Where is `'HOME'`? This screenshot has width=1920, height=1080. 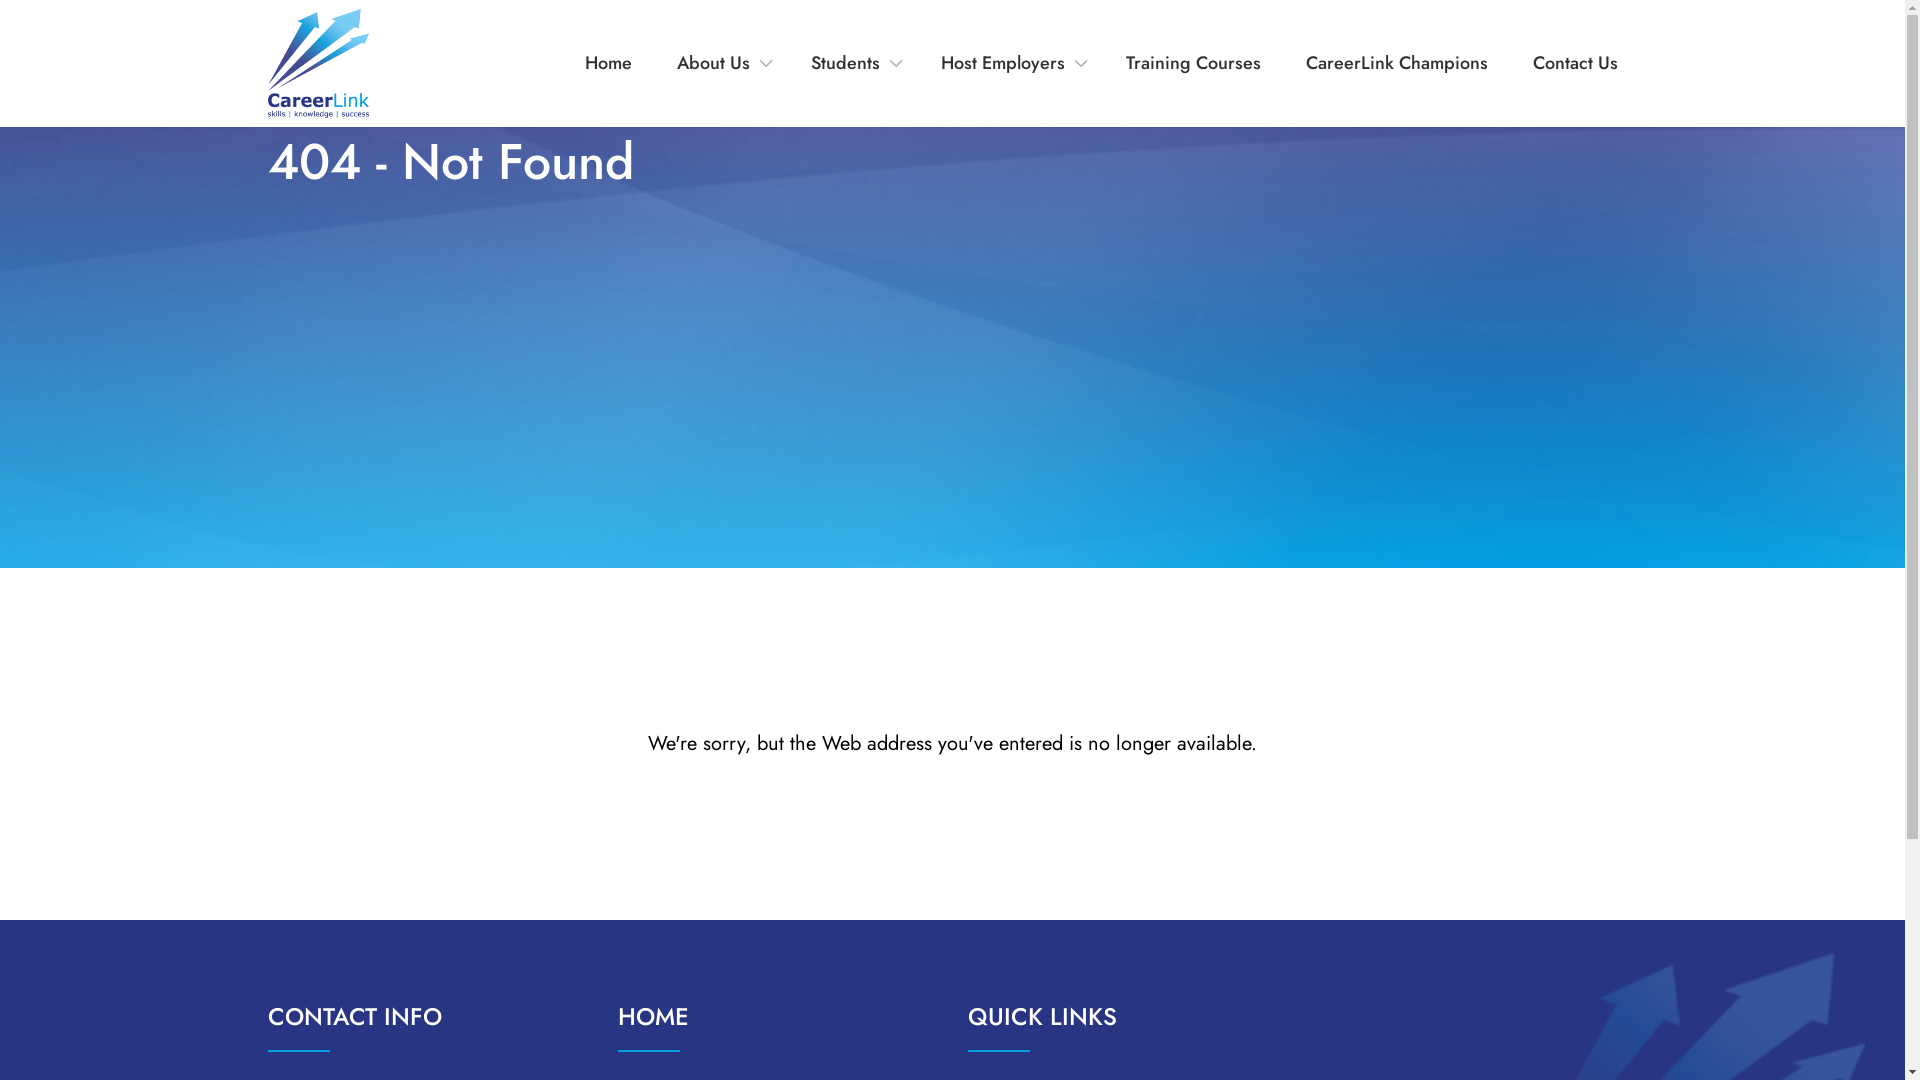 'HOME' is located at coordinates (653, 1016).